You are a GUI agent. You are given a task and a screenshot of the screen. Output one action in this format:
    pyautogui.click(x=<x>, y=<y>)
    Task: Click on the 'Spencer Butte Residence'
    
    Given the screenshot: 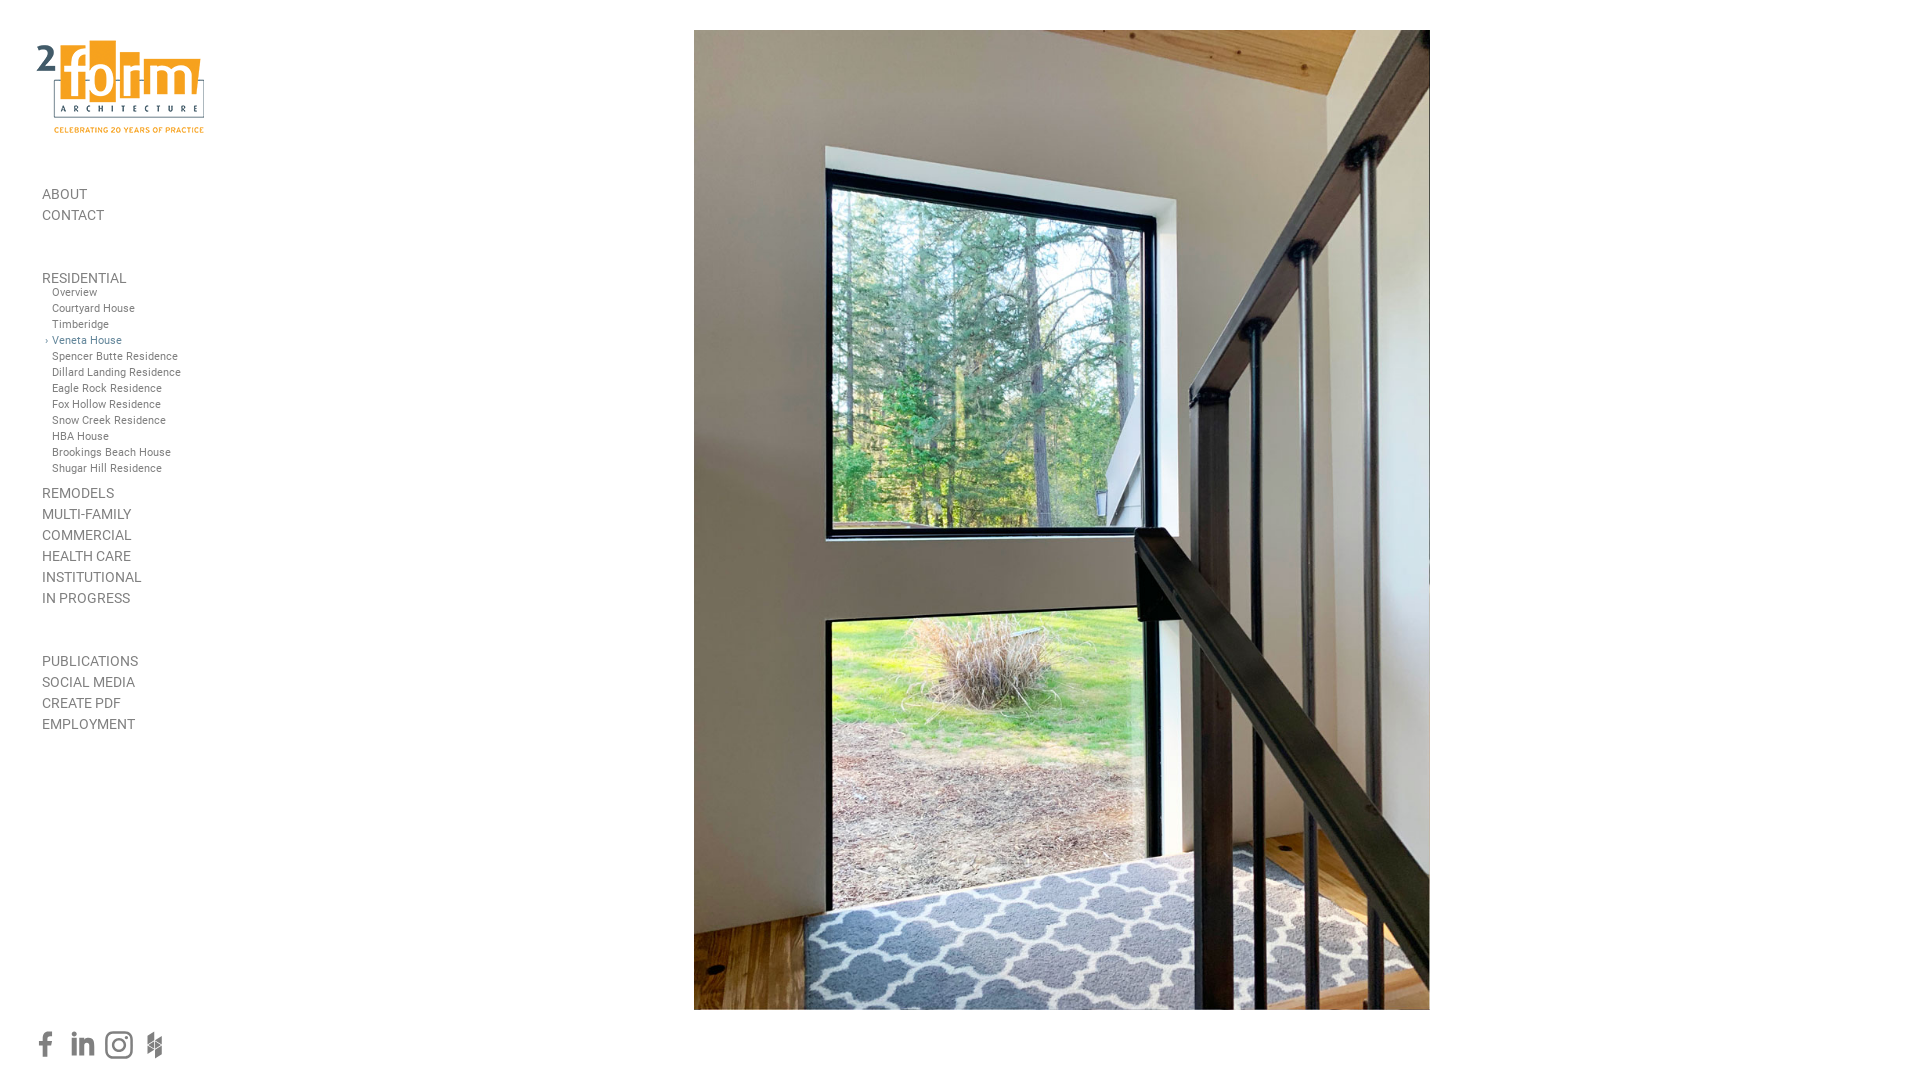 What is the action you would take?
    pyautogui.click(x=52, y=355)
    